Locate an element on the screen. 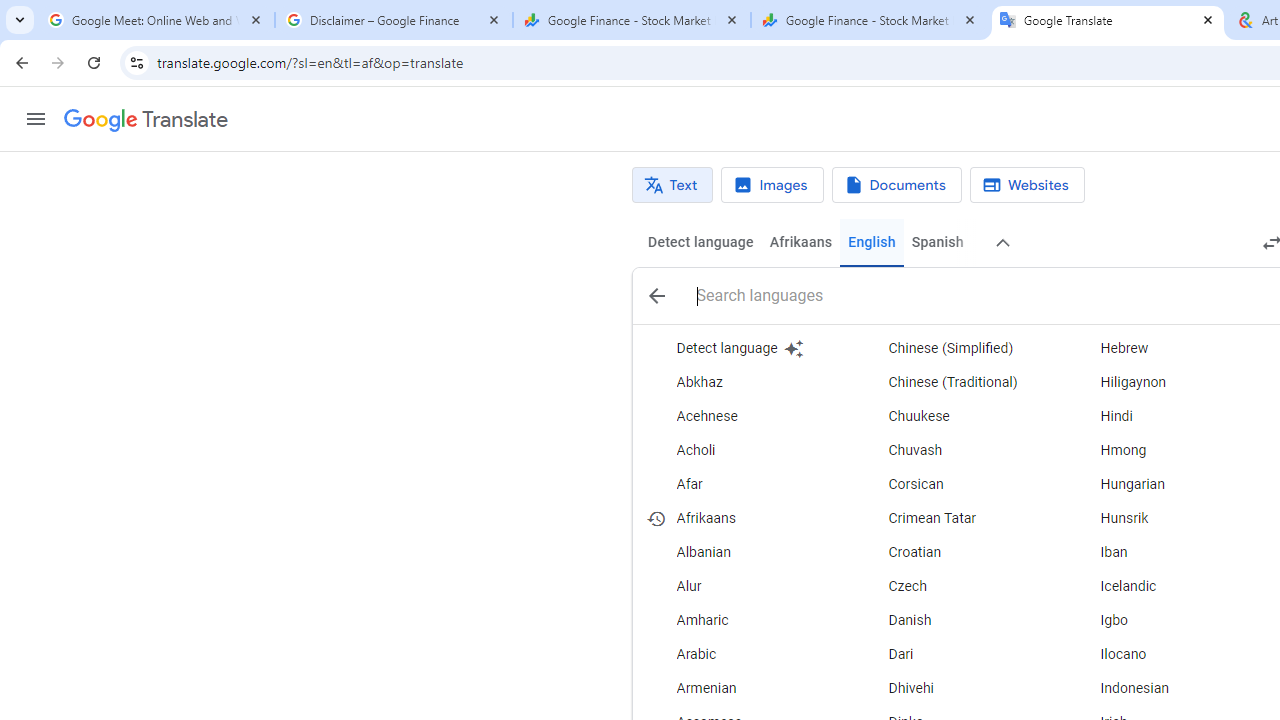 This screenshot has width=1280, height=720. 'Indonesian' is located at coordinates (1169, 688).